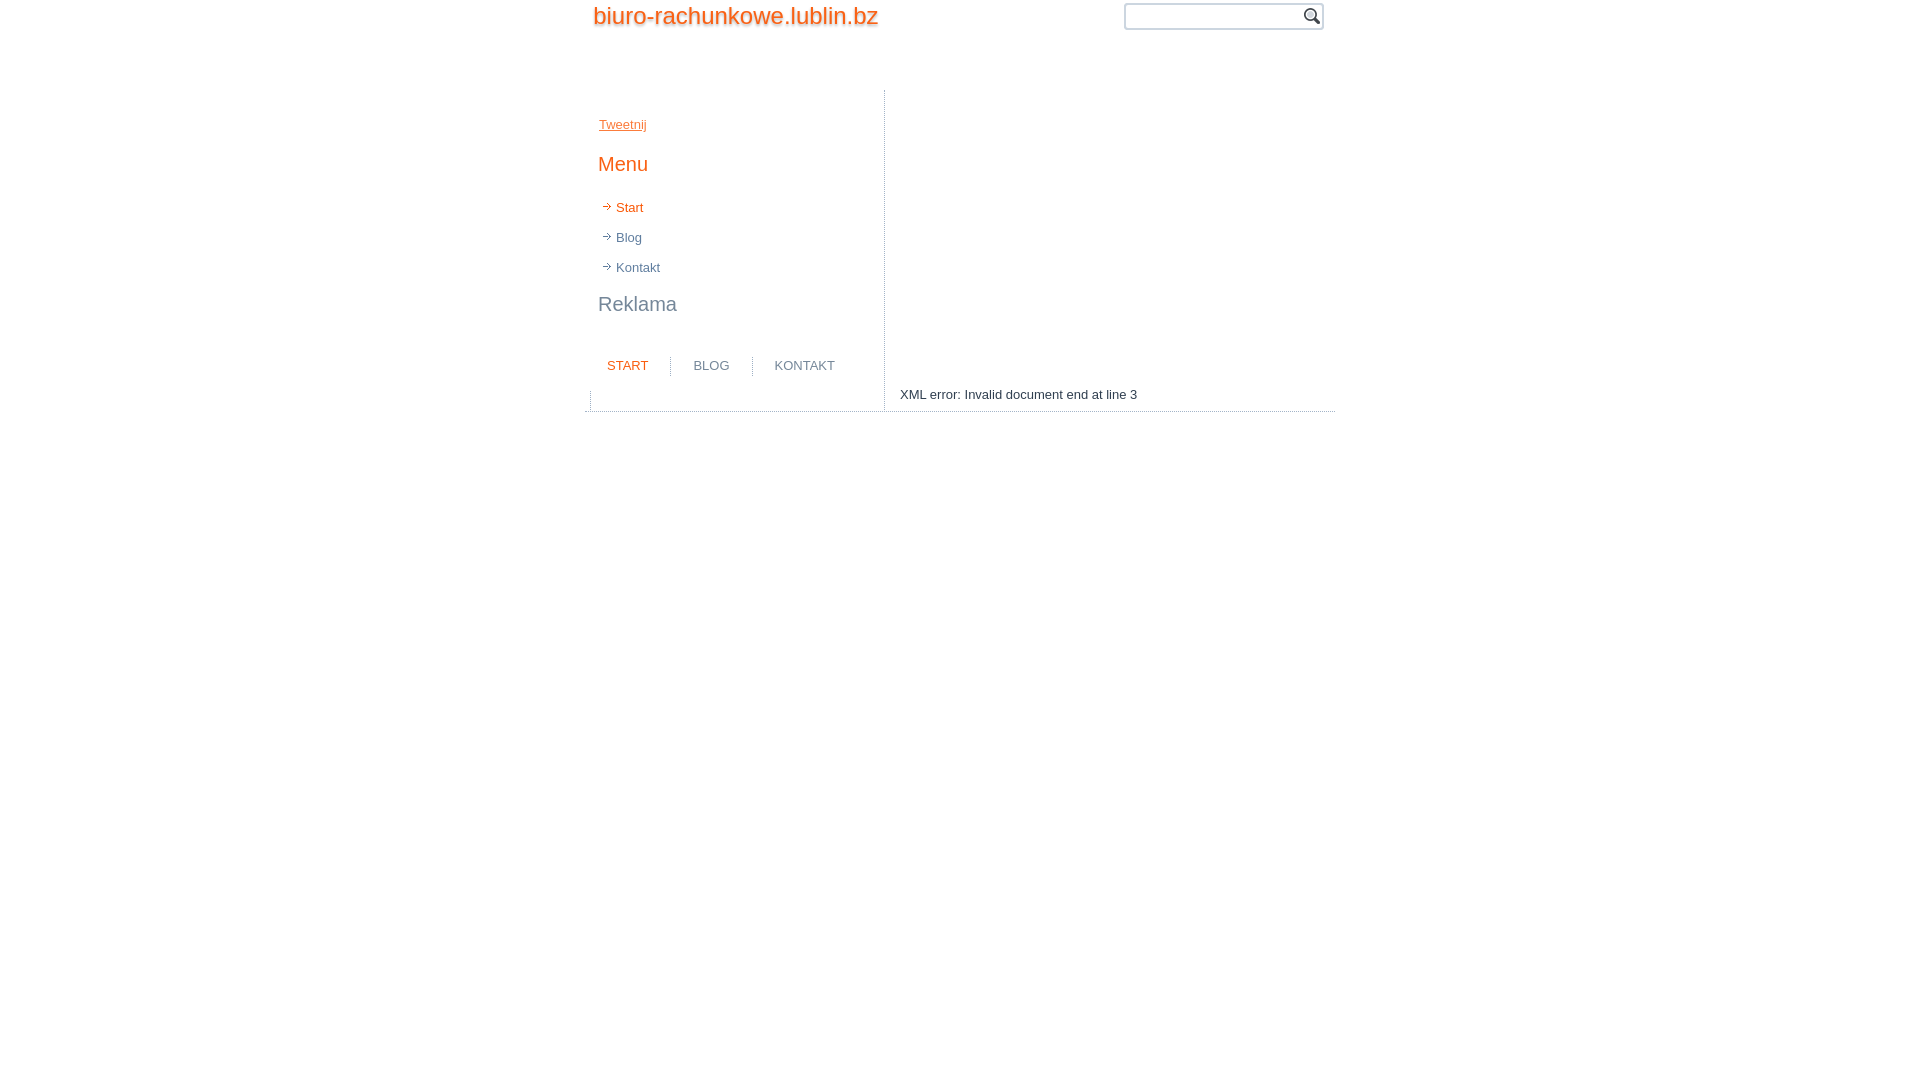 The image size is (1920, 1080). Describe the element at coordinates (589, 365) in the screenshot. I see `'START'` at that location.